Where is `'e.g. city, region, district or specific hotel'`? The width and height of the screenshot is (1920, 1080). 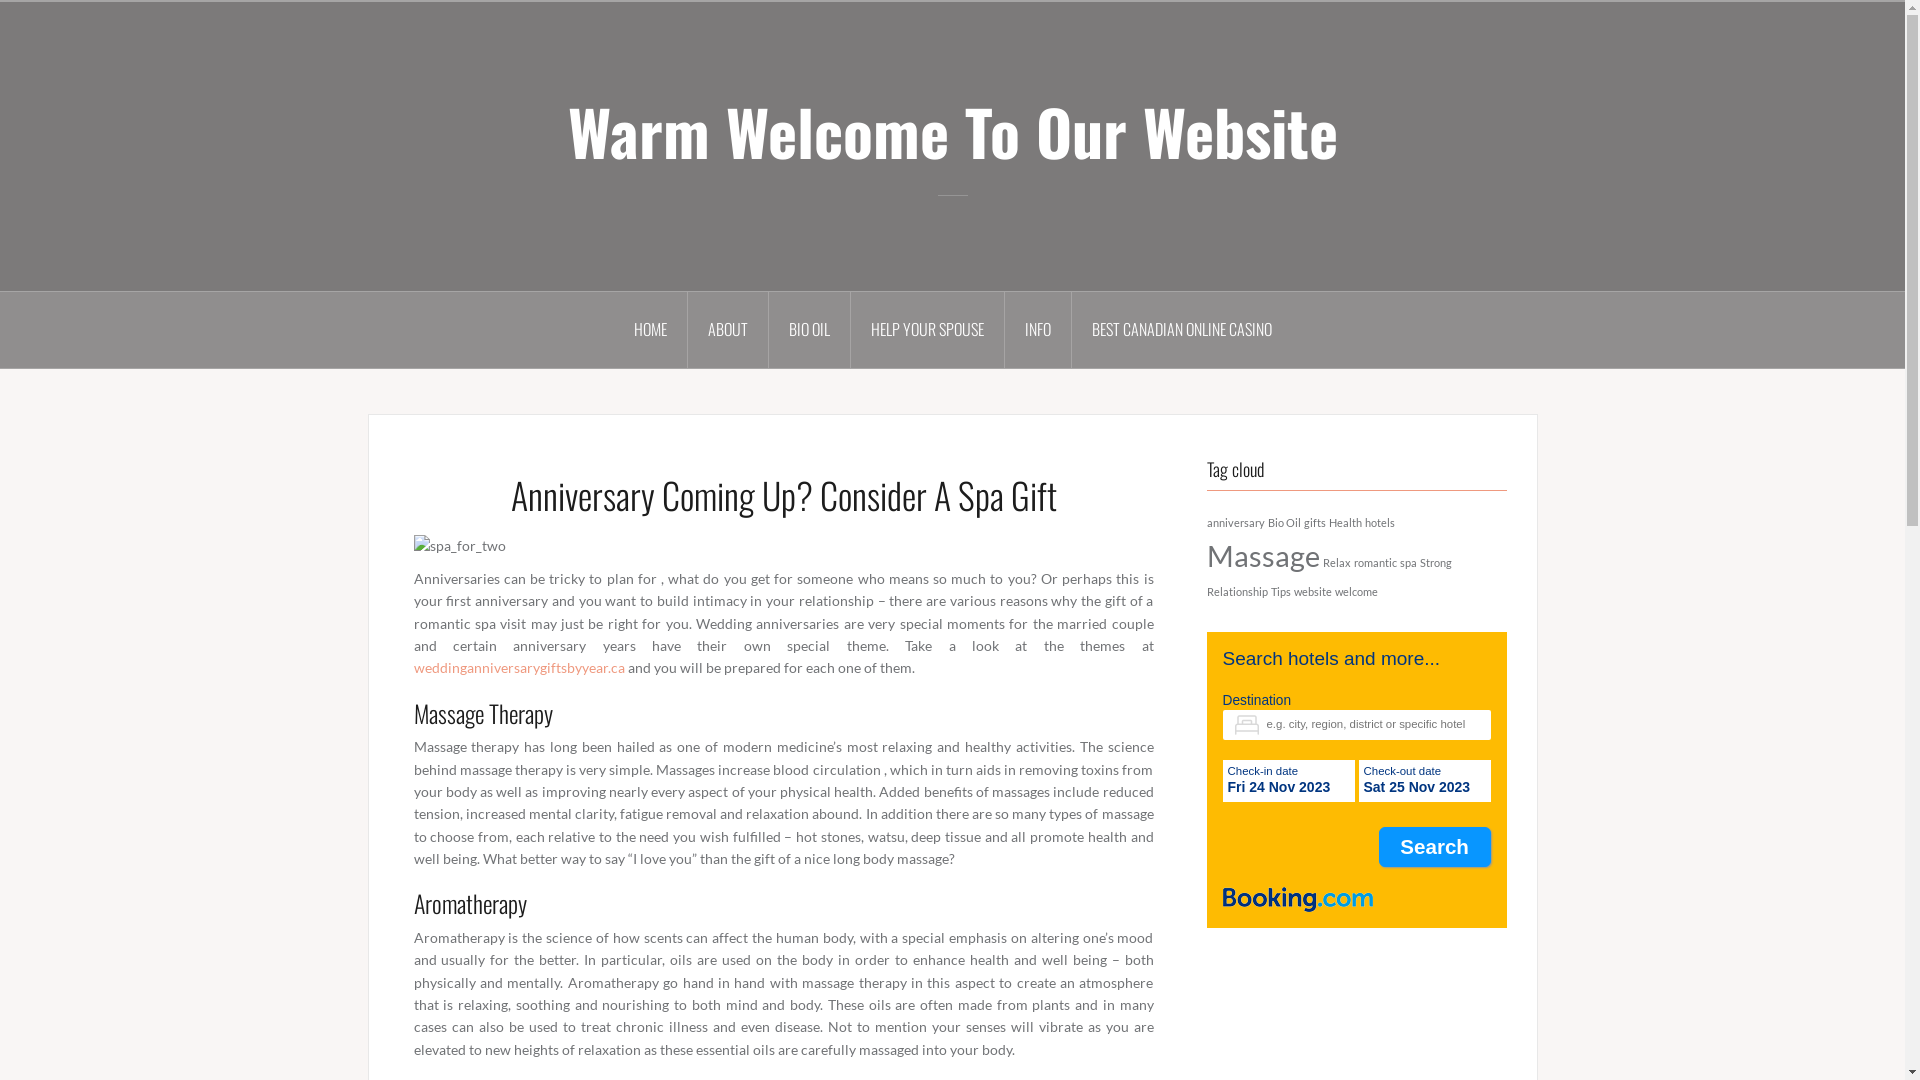
'e.g. city, region, district or specific hotel' is located at coordinates (1356, 725).